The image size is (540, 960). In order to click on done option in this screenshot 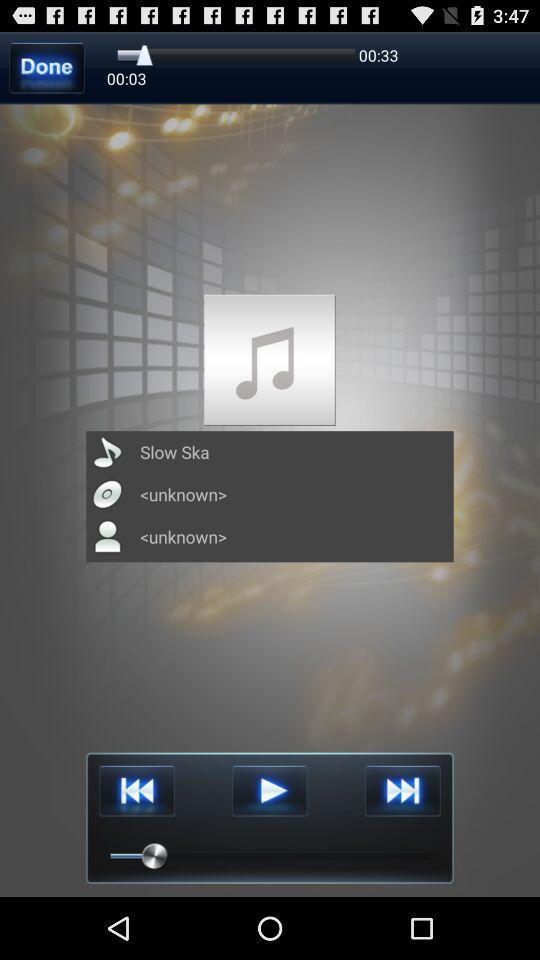, I will do `click(47, 67)`.